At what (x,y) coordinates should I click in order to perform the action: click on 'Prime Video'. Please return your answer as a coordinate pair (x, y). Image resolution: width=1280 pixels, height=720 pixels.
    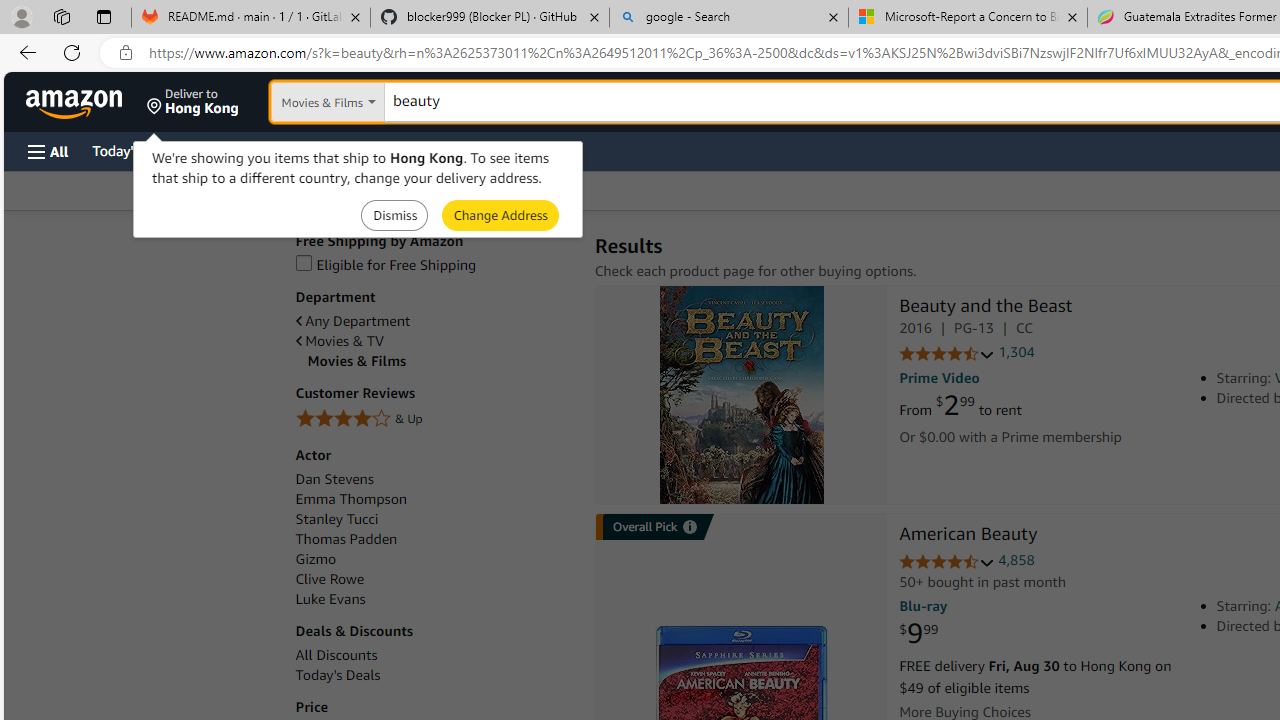
    Looking at the image, I should click on (938, 378).